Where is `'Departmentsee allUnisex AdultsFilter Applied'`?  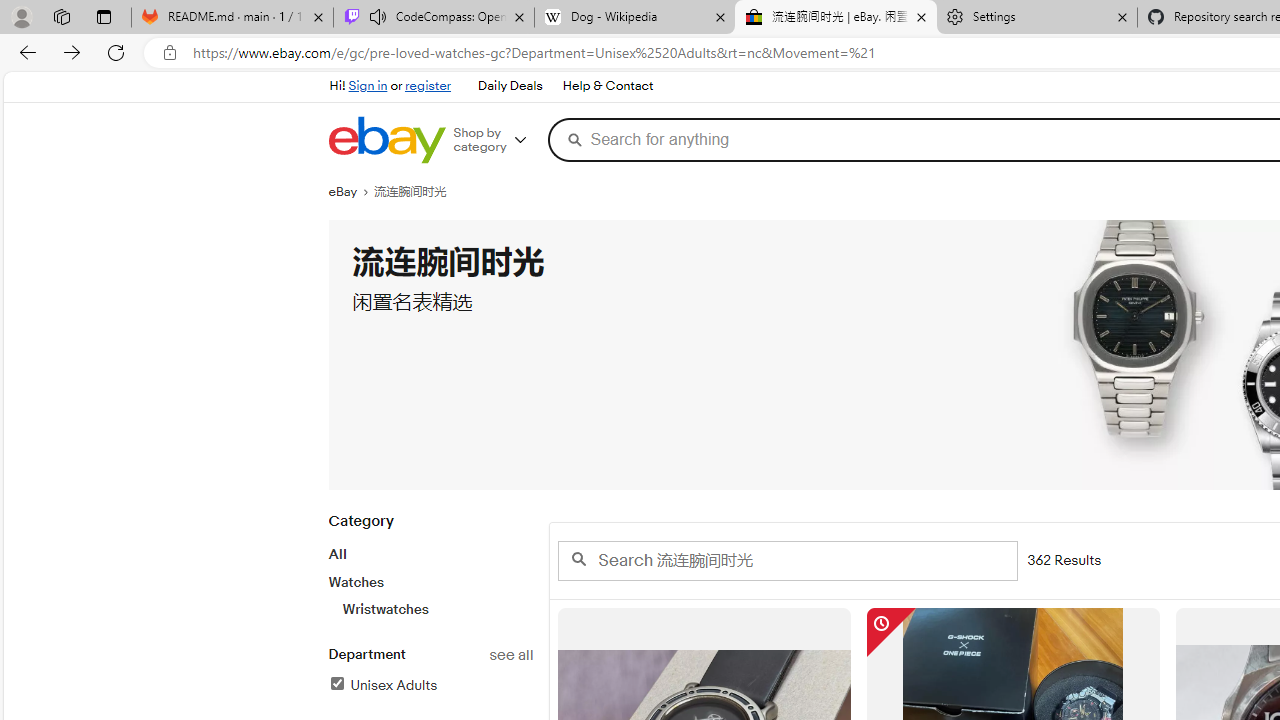 'Departmentsee allUnisex AdultsFilter Applied' is located at coordinates (429, 680).